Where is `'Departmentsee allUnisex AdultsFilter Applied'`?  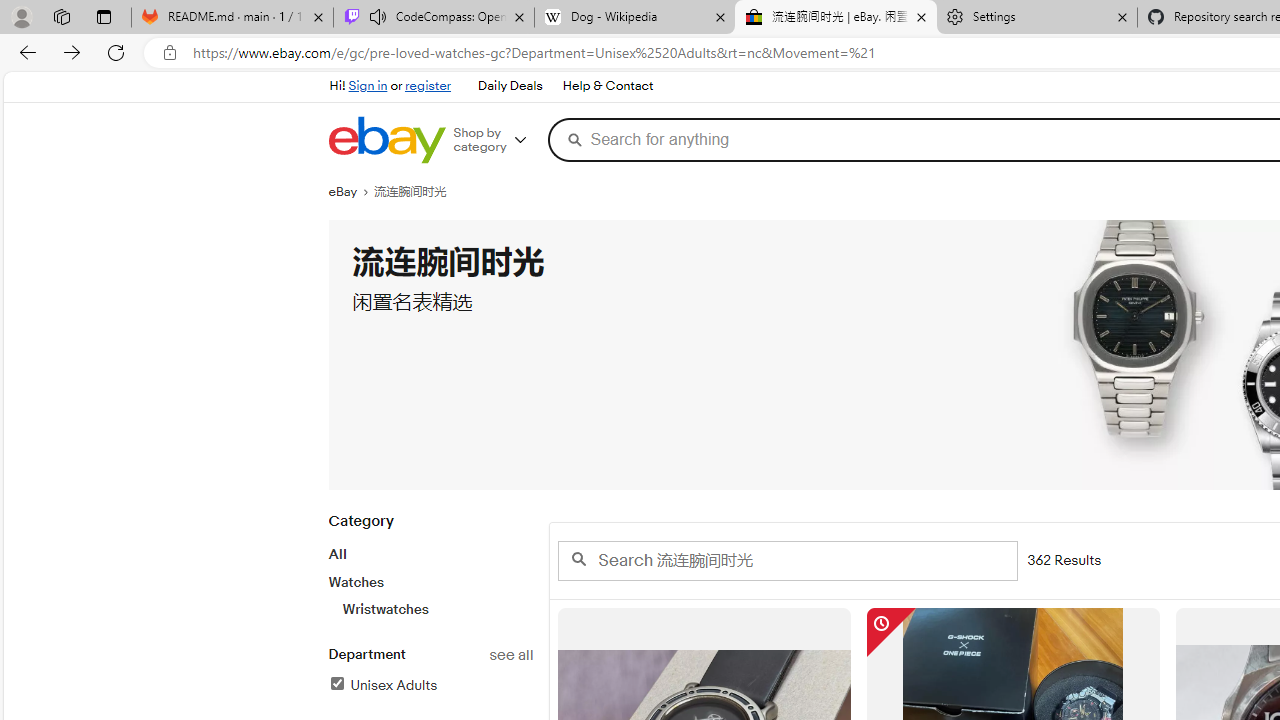 'Departmentsee allUnisex AdultsFilter Applied' is located at coordinates (429, 680).